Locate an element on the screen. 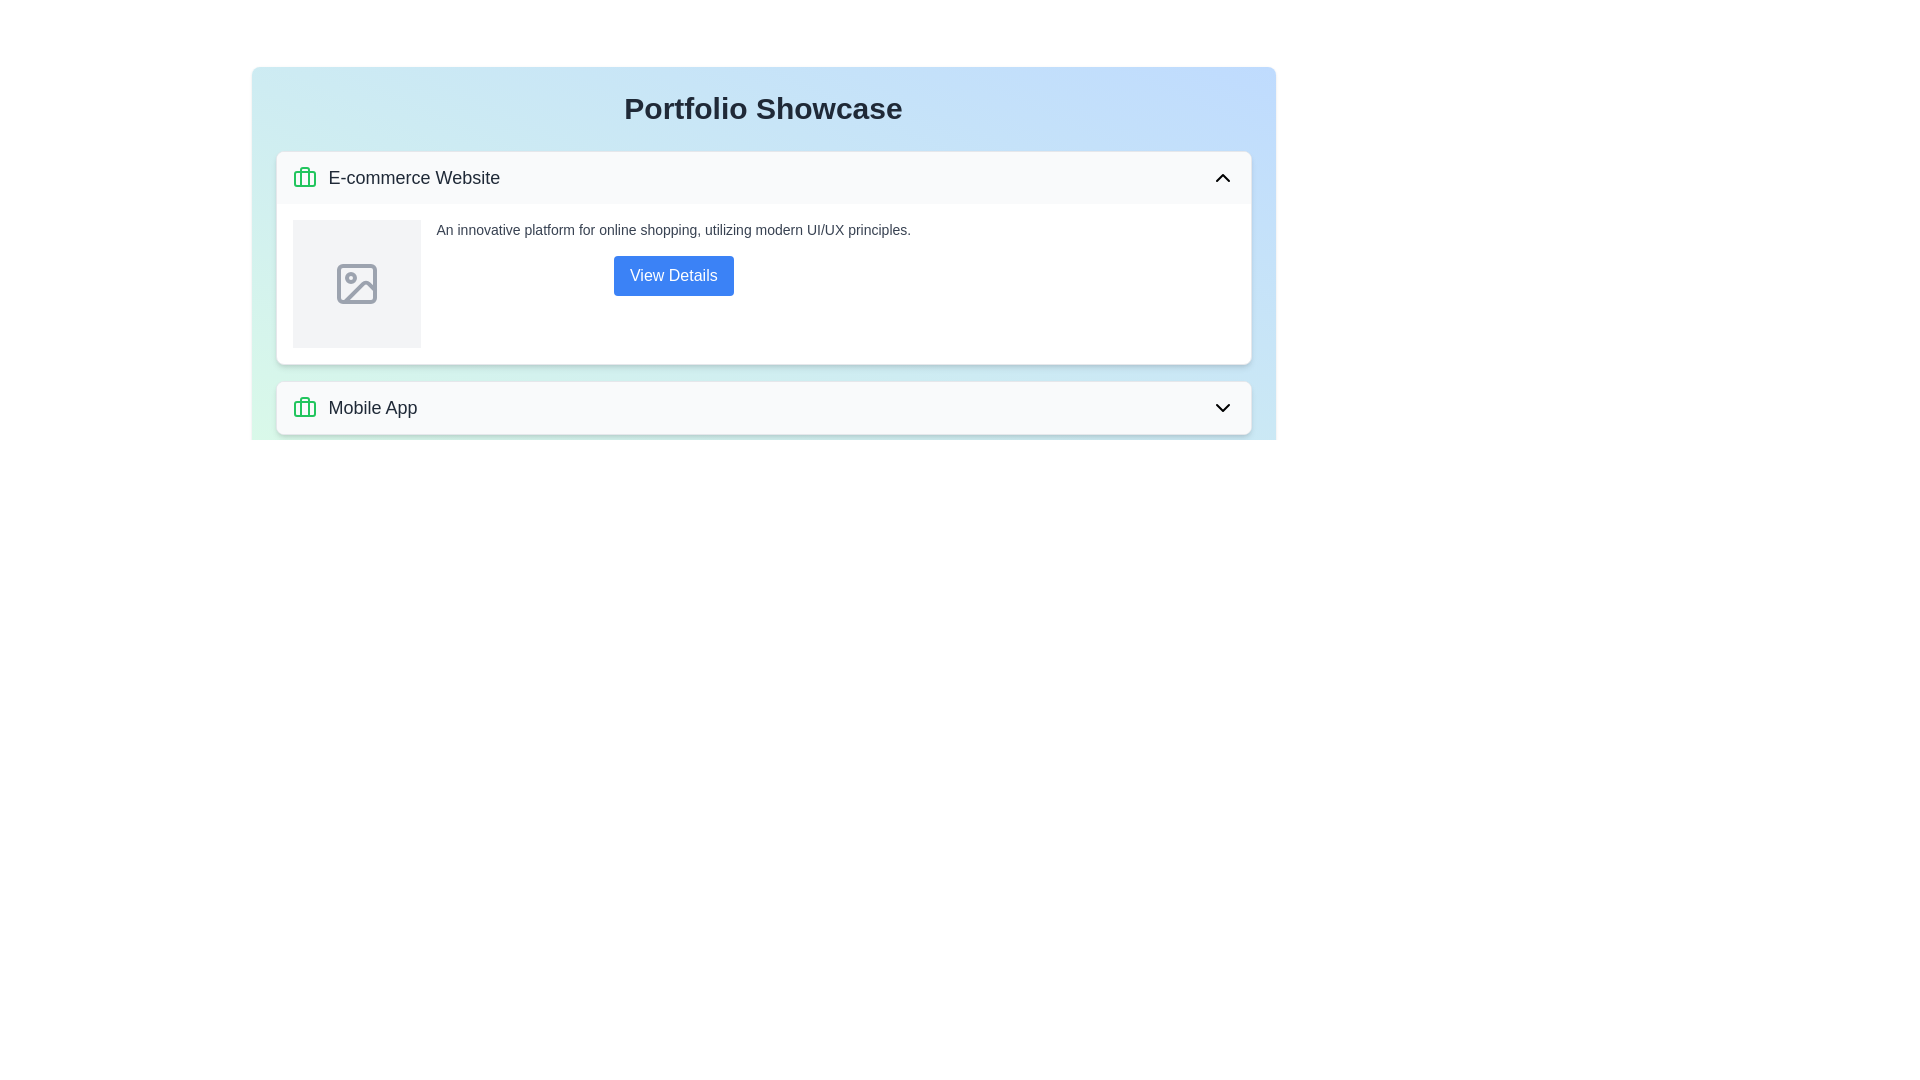 The height and width of the screenshot is (1080, 1920). the 'Mobile App' icon located to the left of the text in the second section of the portfolio items list is located at coordinates (303, 407).